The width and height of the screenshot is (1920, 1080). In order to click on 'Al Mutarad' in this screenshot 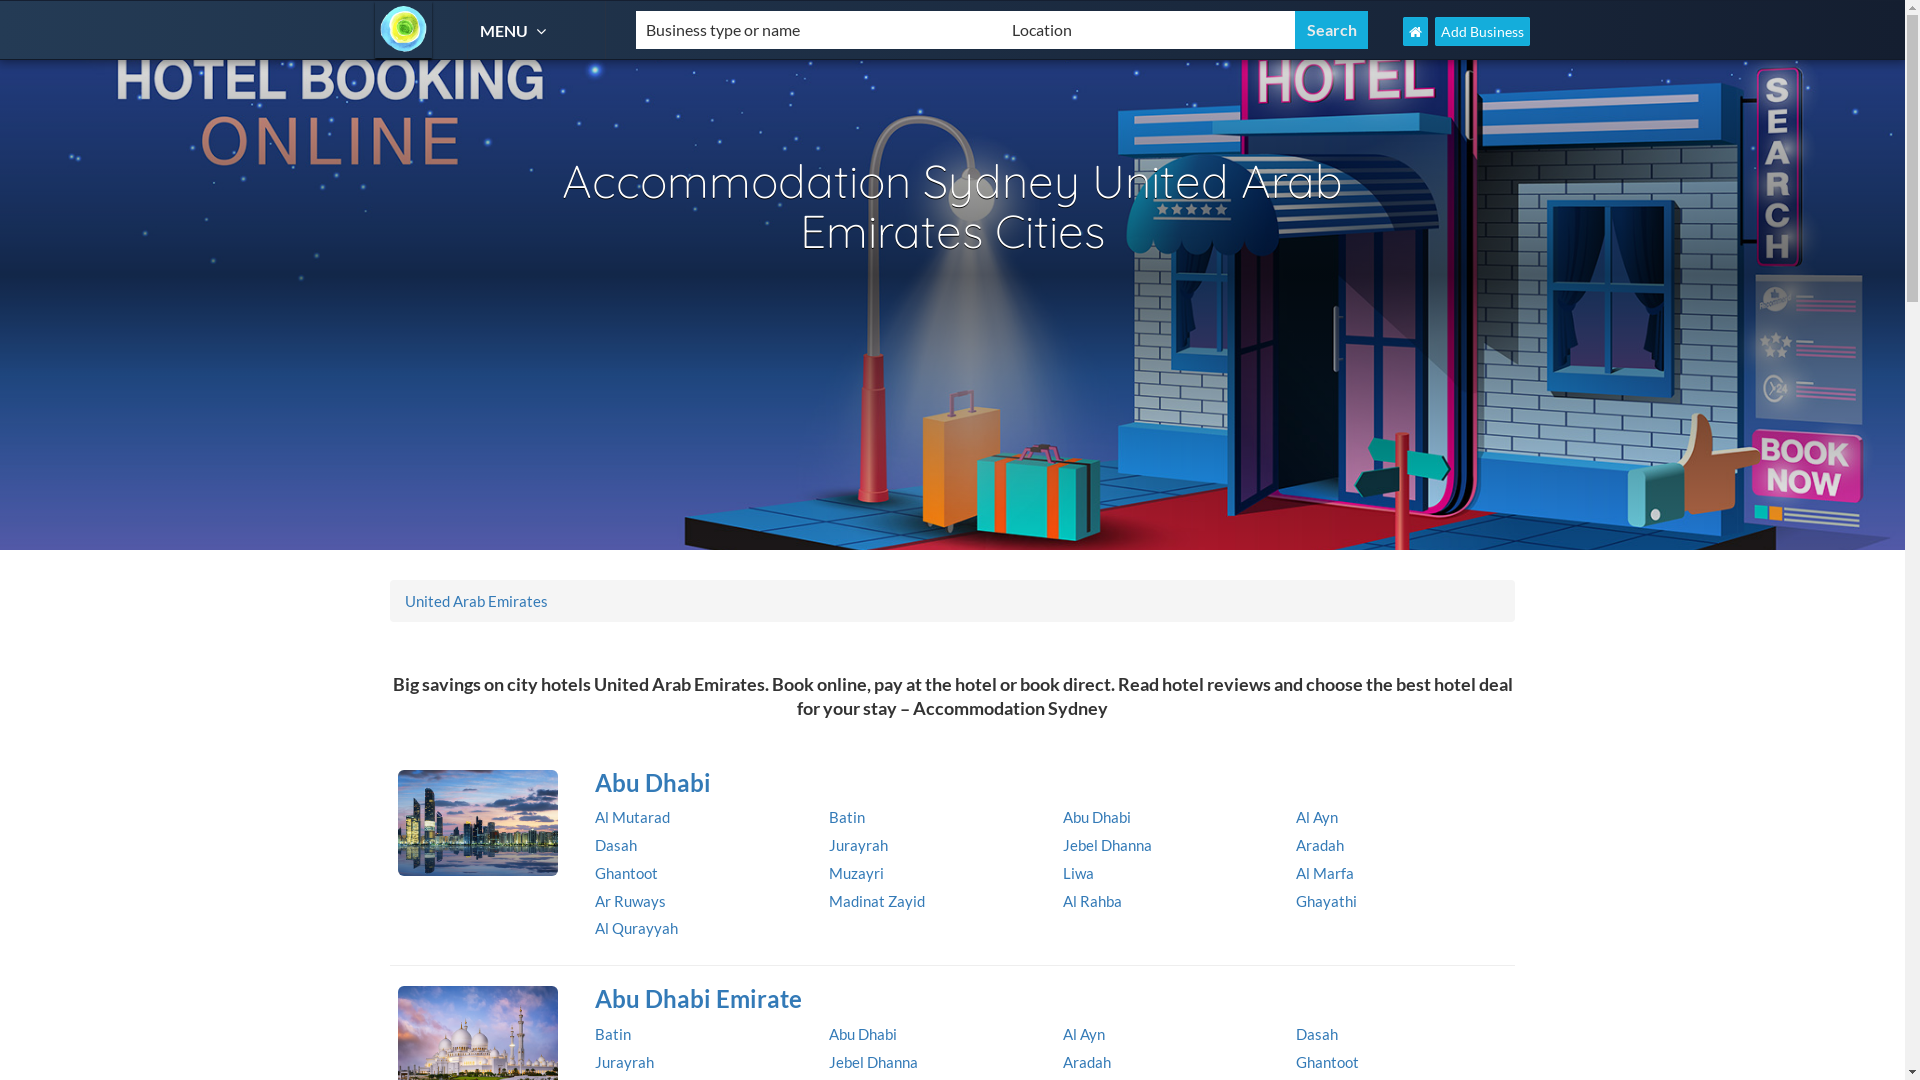, I will do `click(631, 817)`.